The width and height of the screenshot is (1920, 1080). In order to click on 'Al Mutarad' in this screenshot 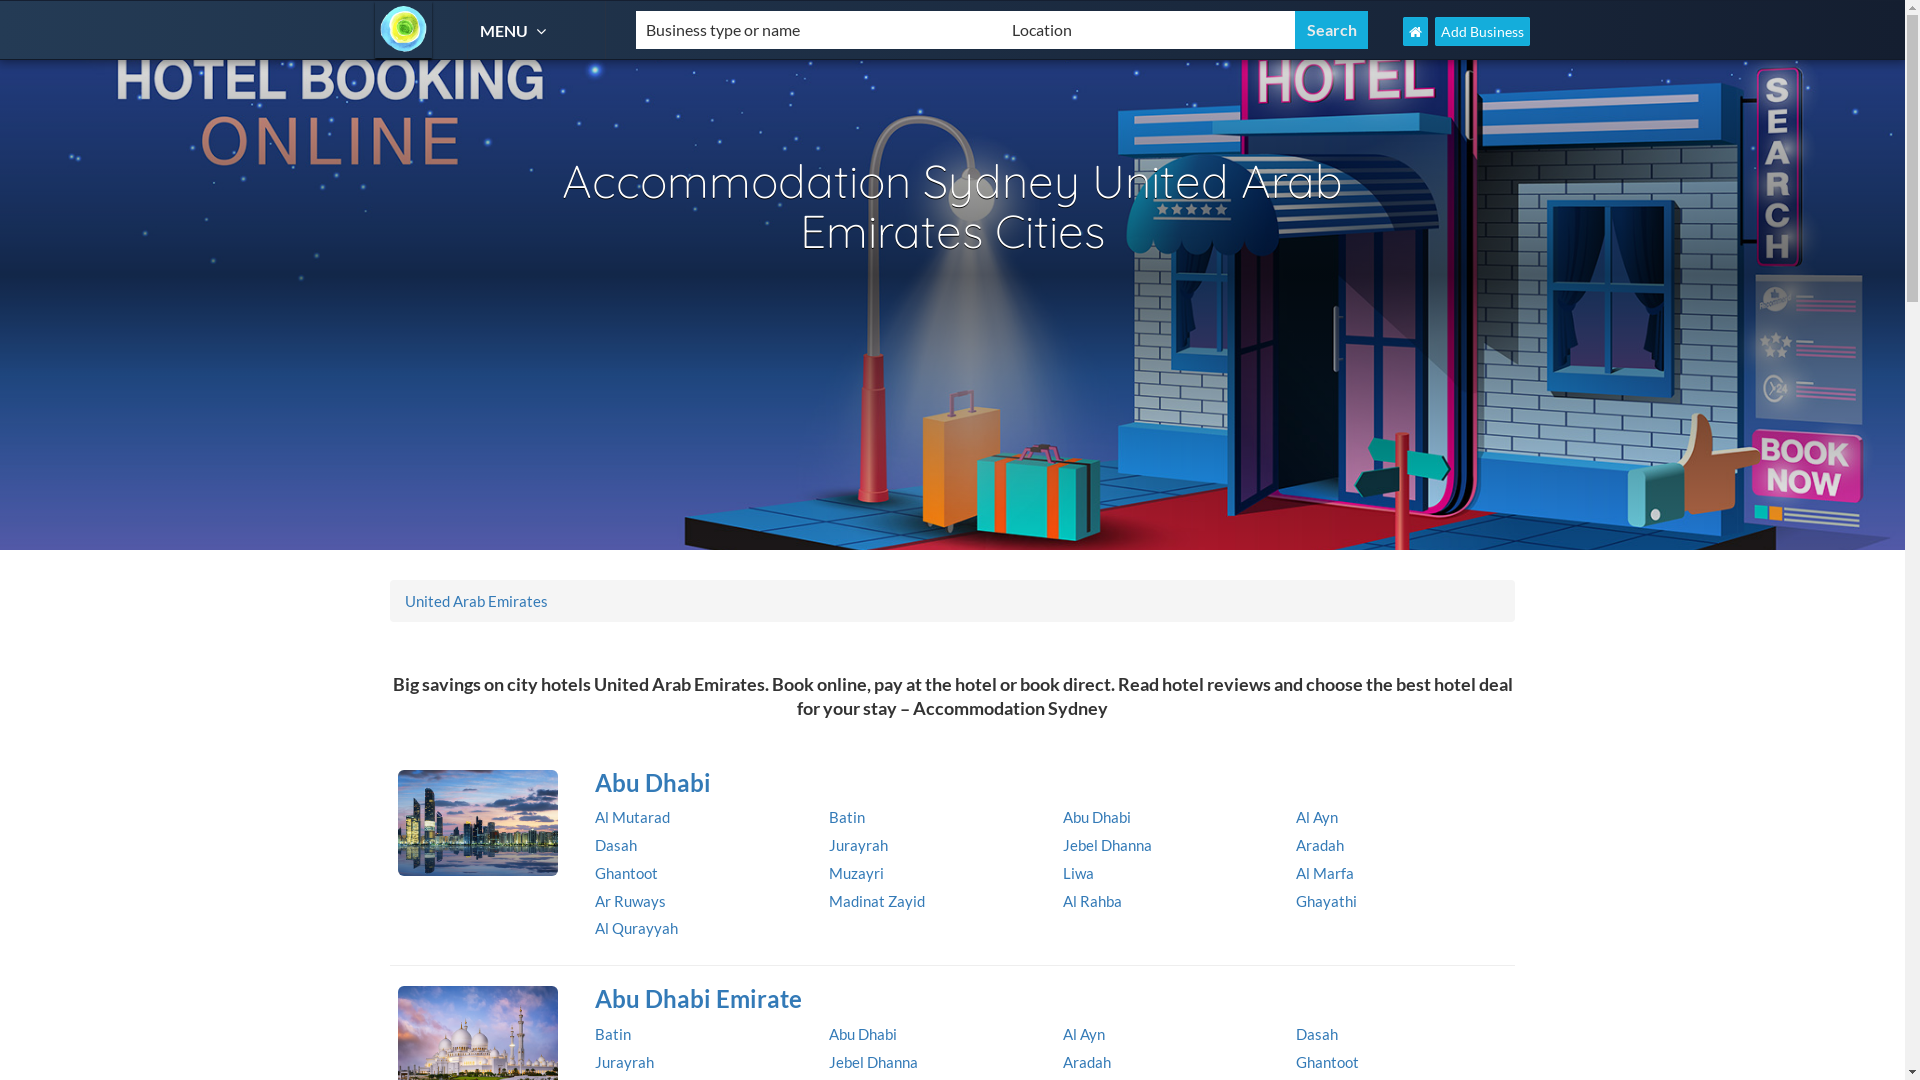, I will do `click(631, 817)`.